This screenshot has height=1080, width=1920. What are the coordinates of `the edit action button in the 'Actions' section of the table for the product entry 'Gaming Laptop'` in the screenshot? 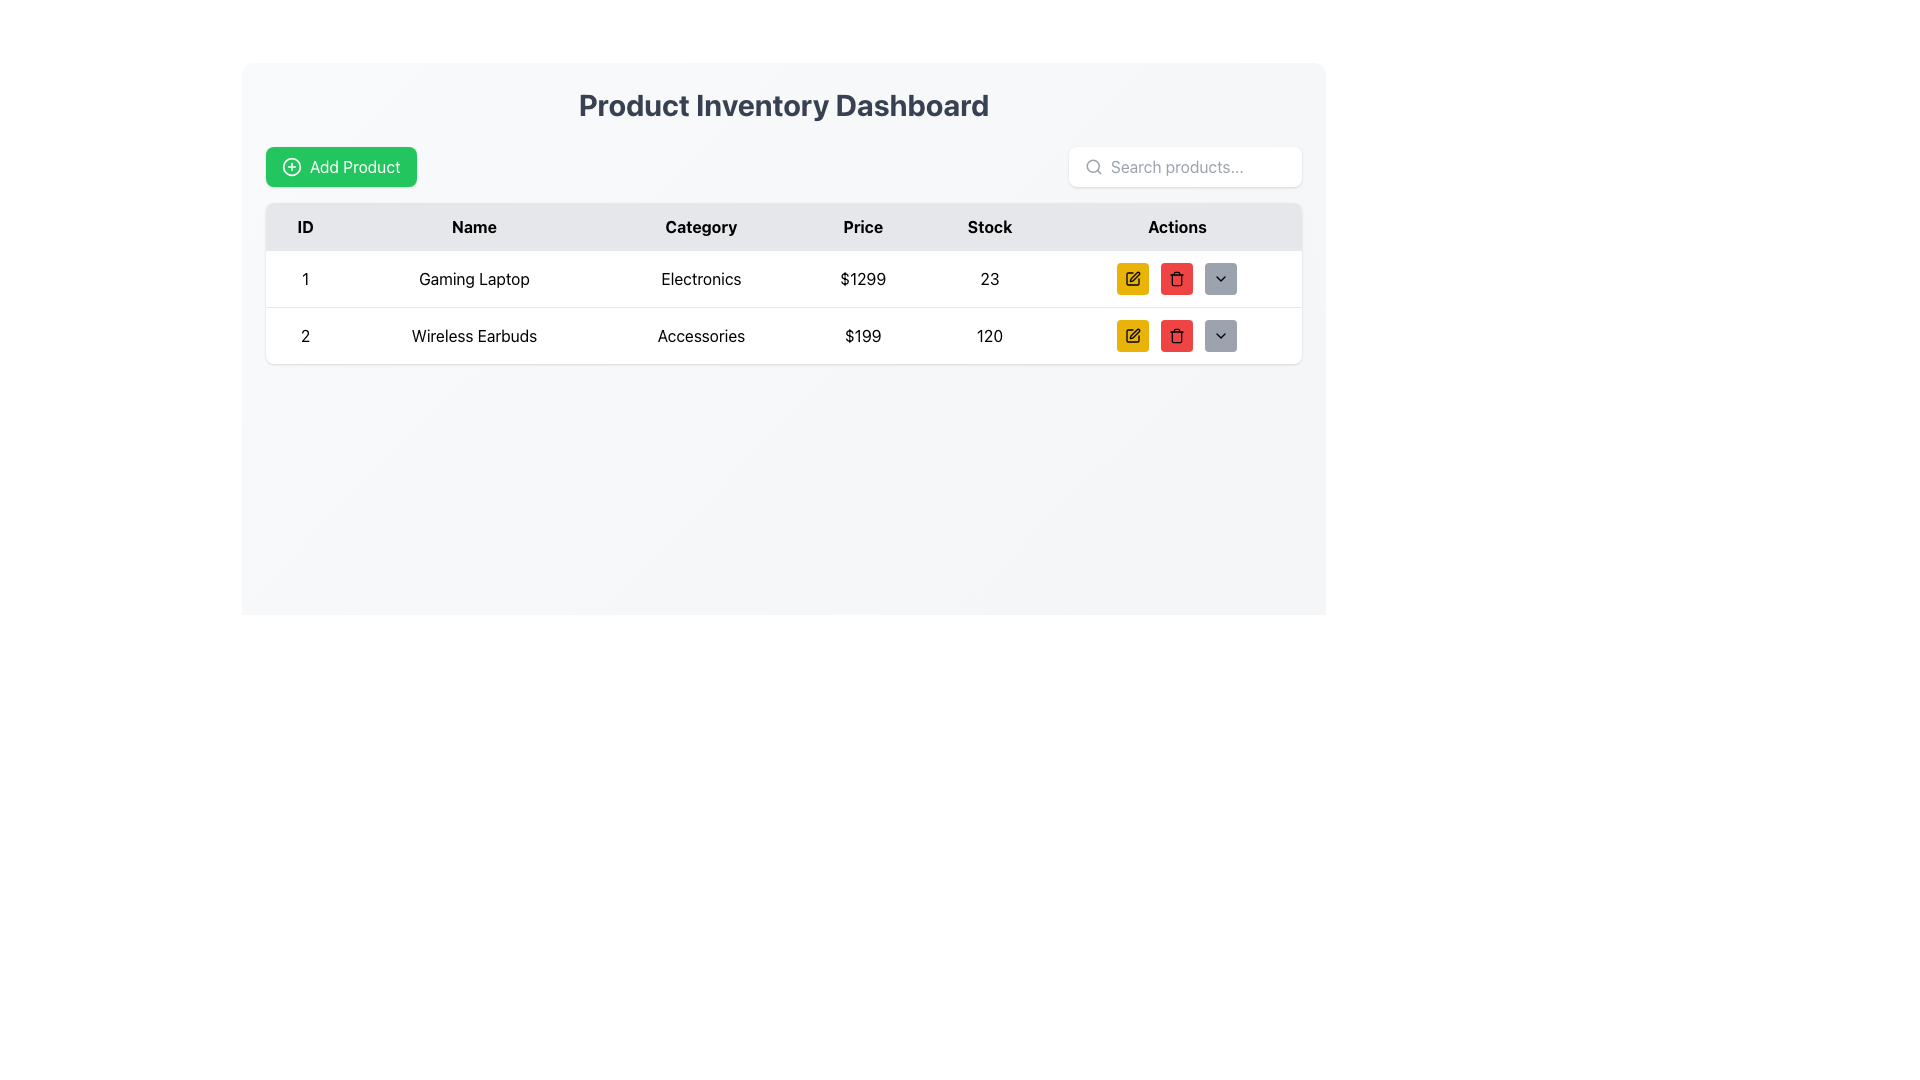 It's located at (1133, 278).